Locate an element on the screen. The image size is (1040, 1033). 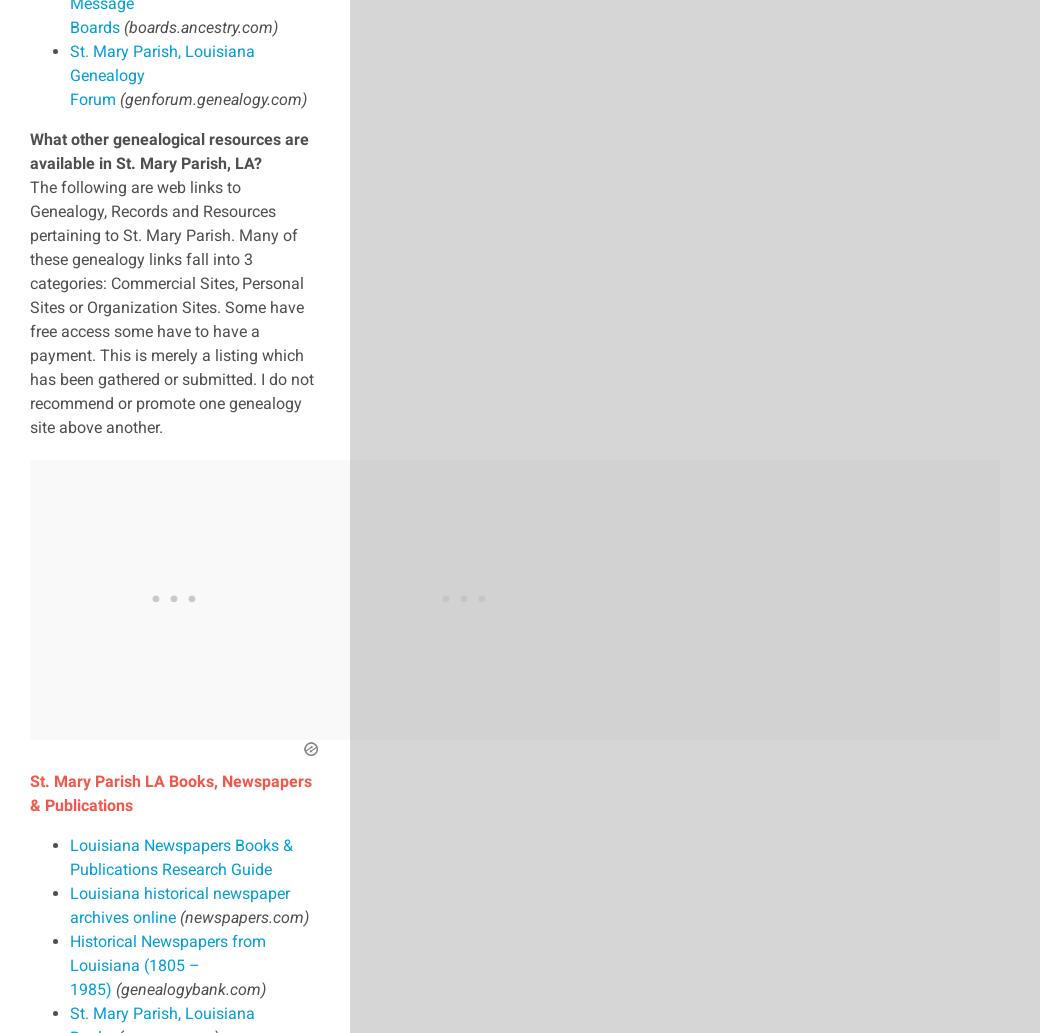
'Louisiana historical newspaper archives online' is located at coordinates (68, 903).